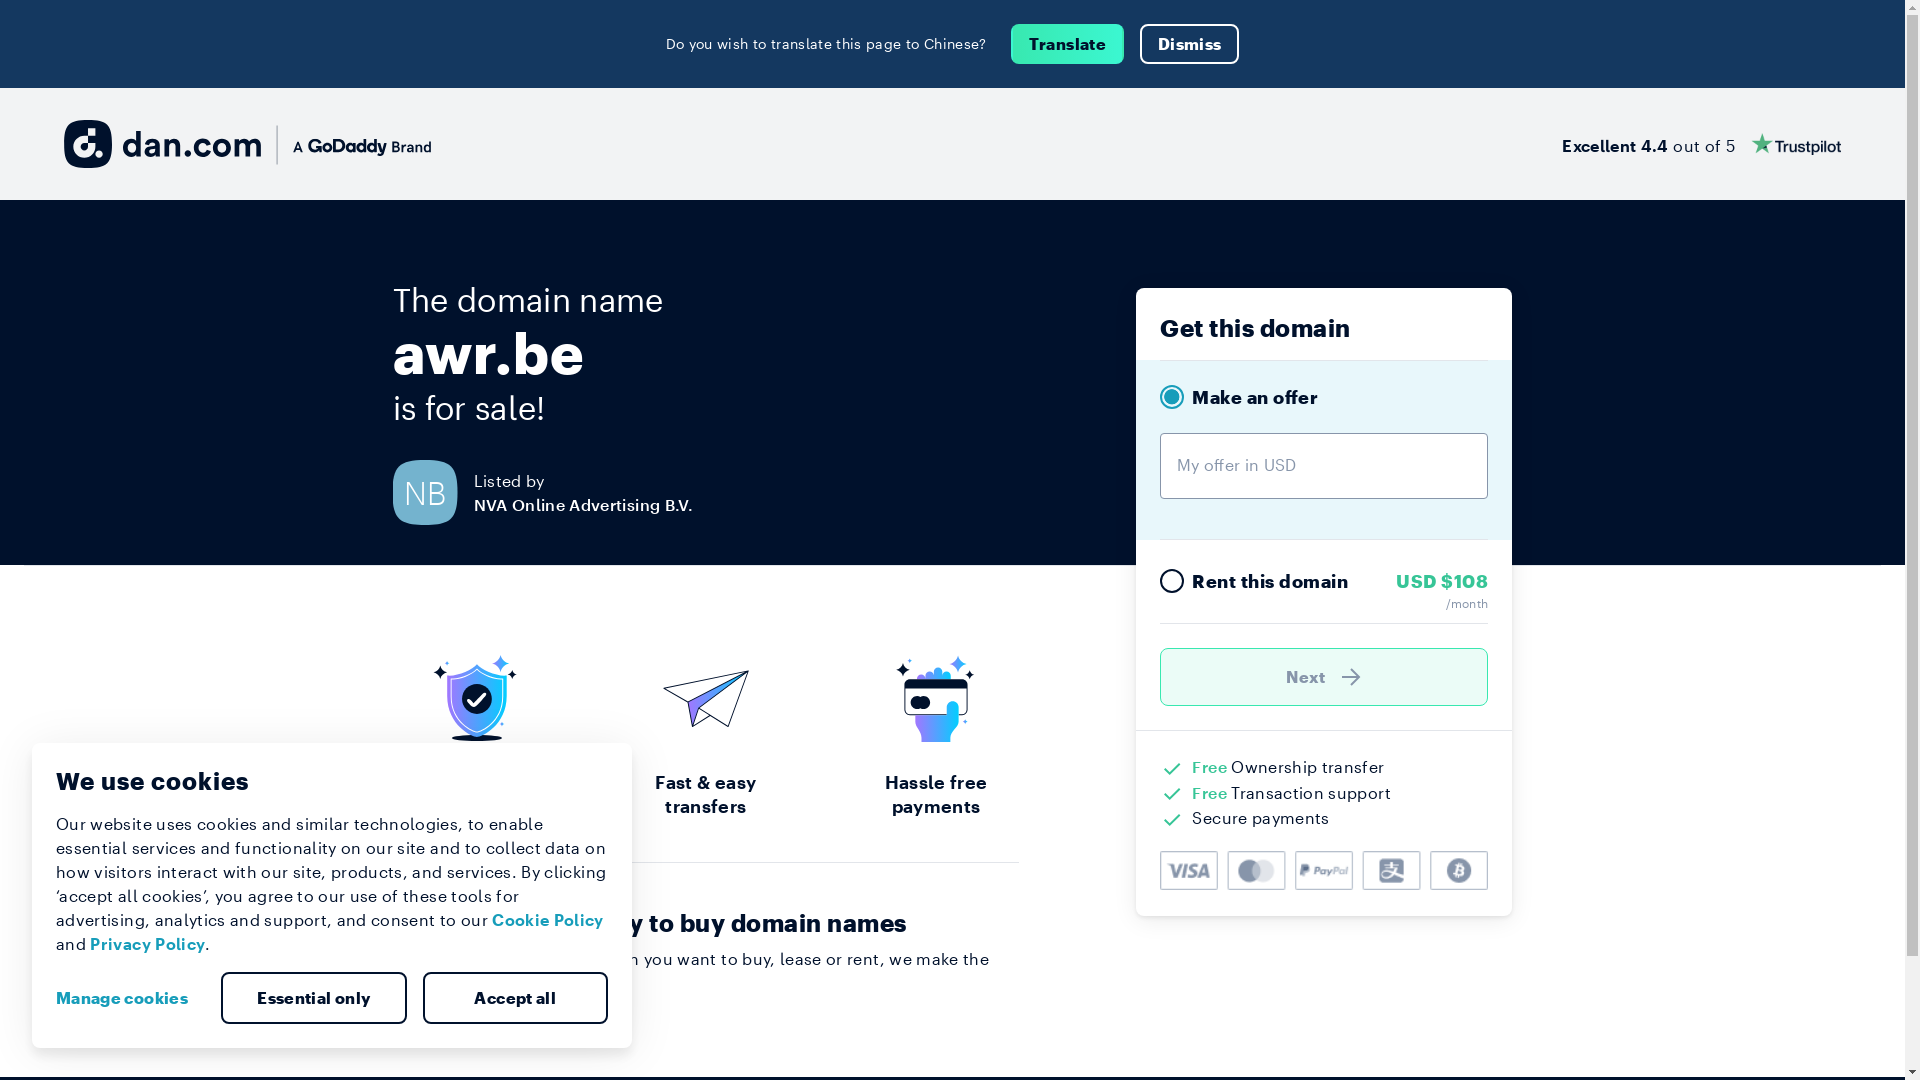 Image resolution: width=1920 pixels, height=1080 pixels. I want to click on 'Manage cookies', so click(128, 998).